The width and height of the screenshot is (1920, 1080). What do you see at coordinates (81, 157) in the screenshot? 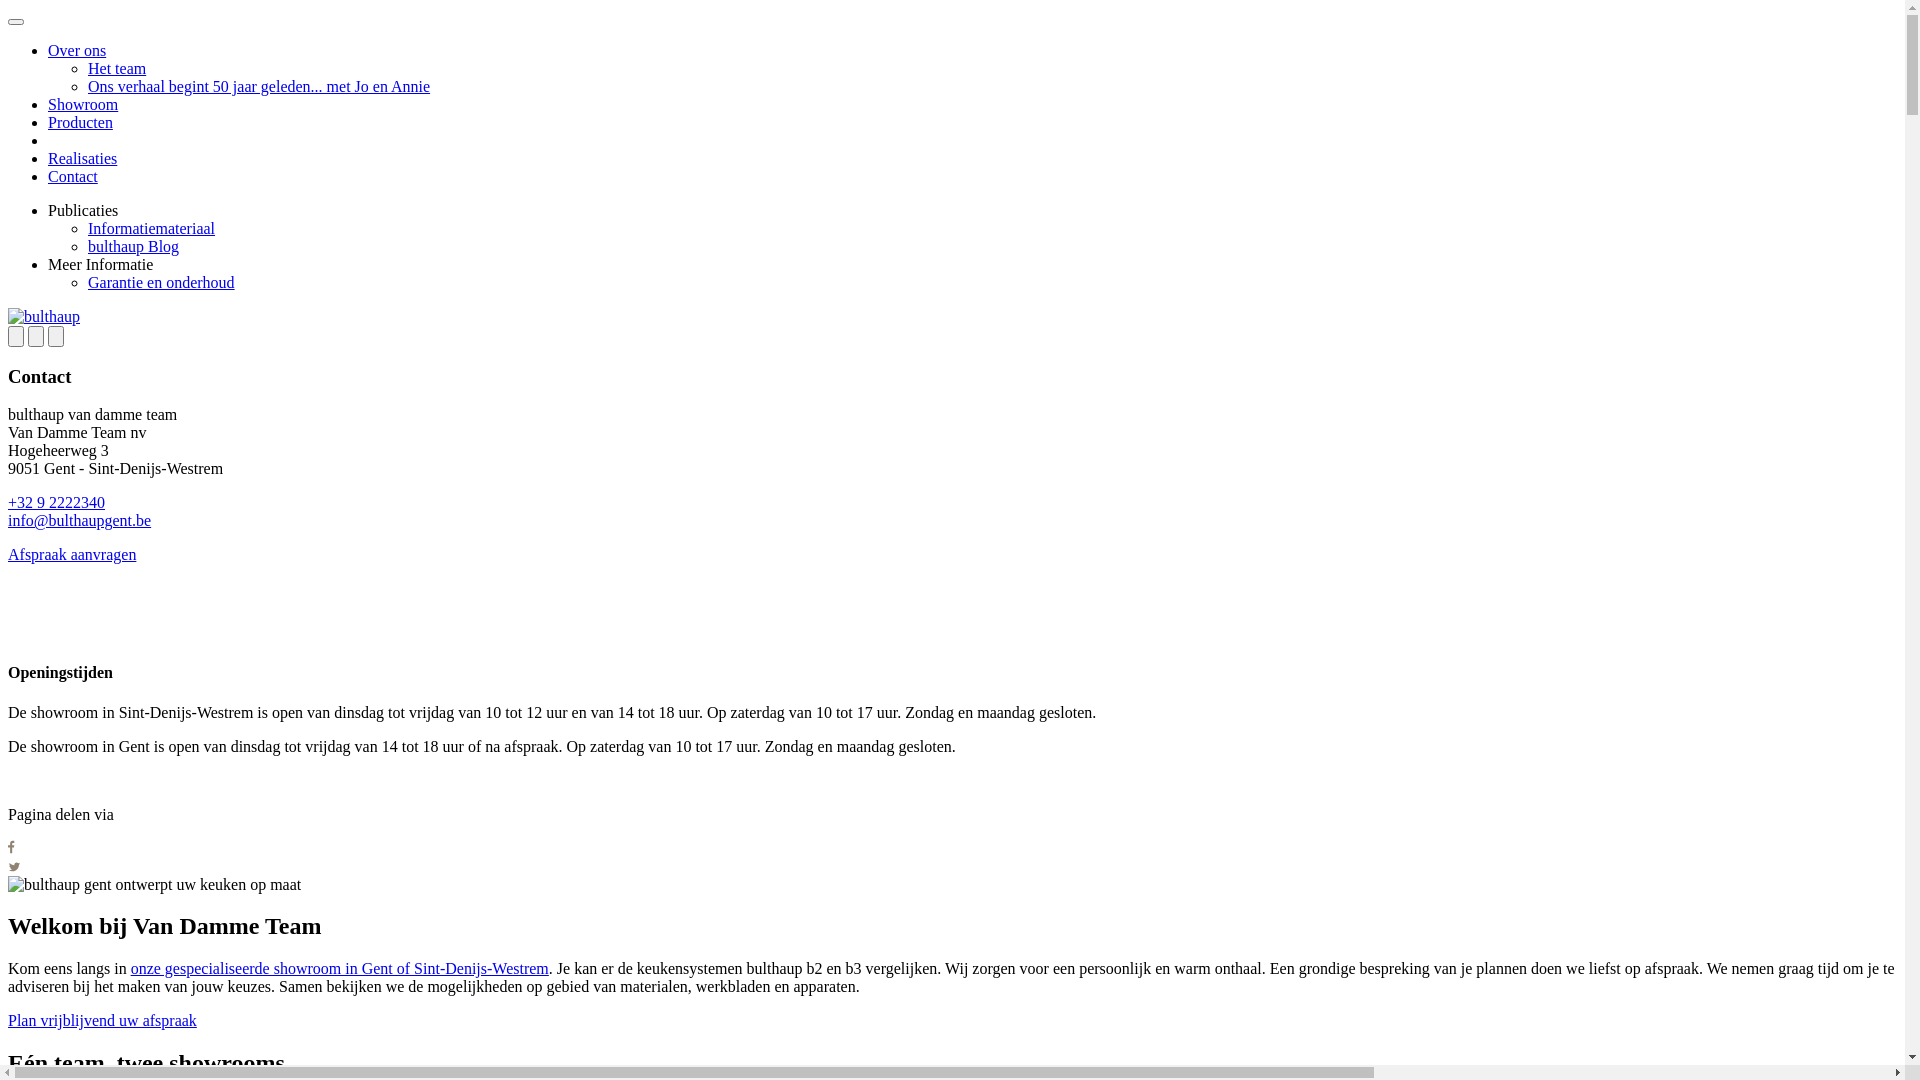
I see `'Realisaties'` at bounding box center [81, 157].